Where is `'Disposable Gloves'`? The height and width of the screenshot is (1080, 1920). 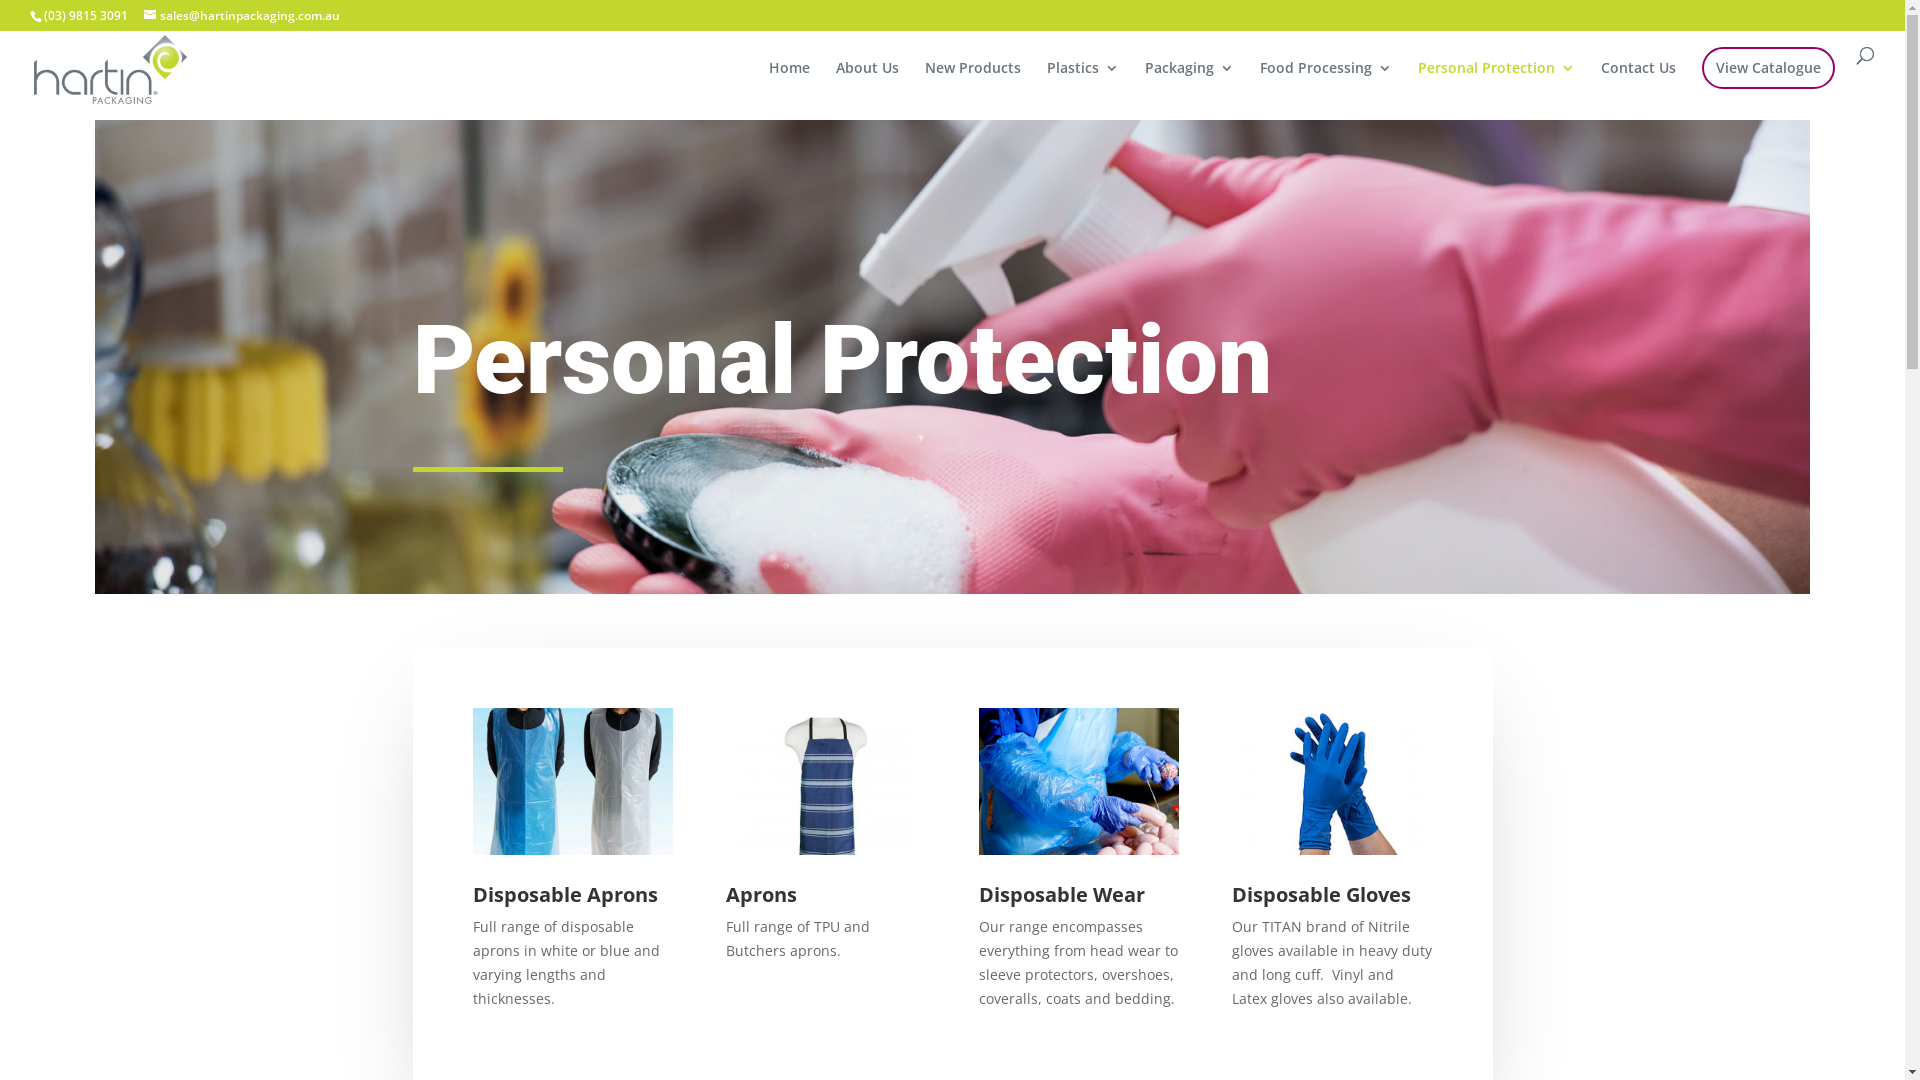 'Disposable Gloves' is located at coordinates (1231, 893).